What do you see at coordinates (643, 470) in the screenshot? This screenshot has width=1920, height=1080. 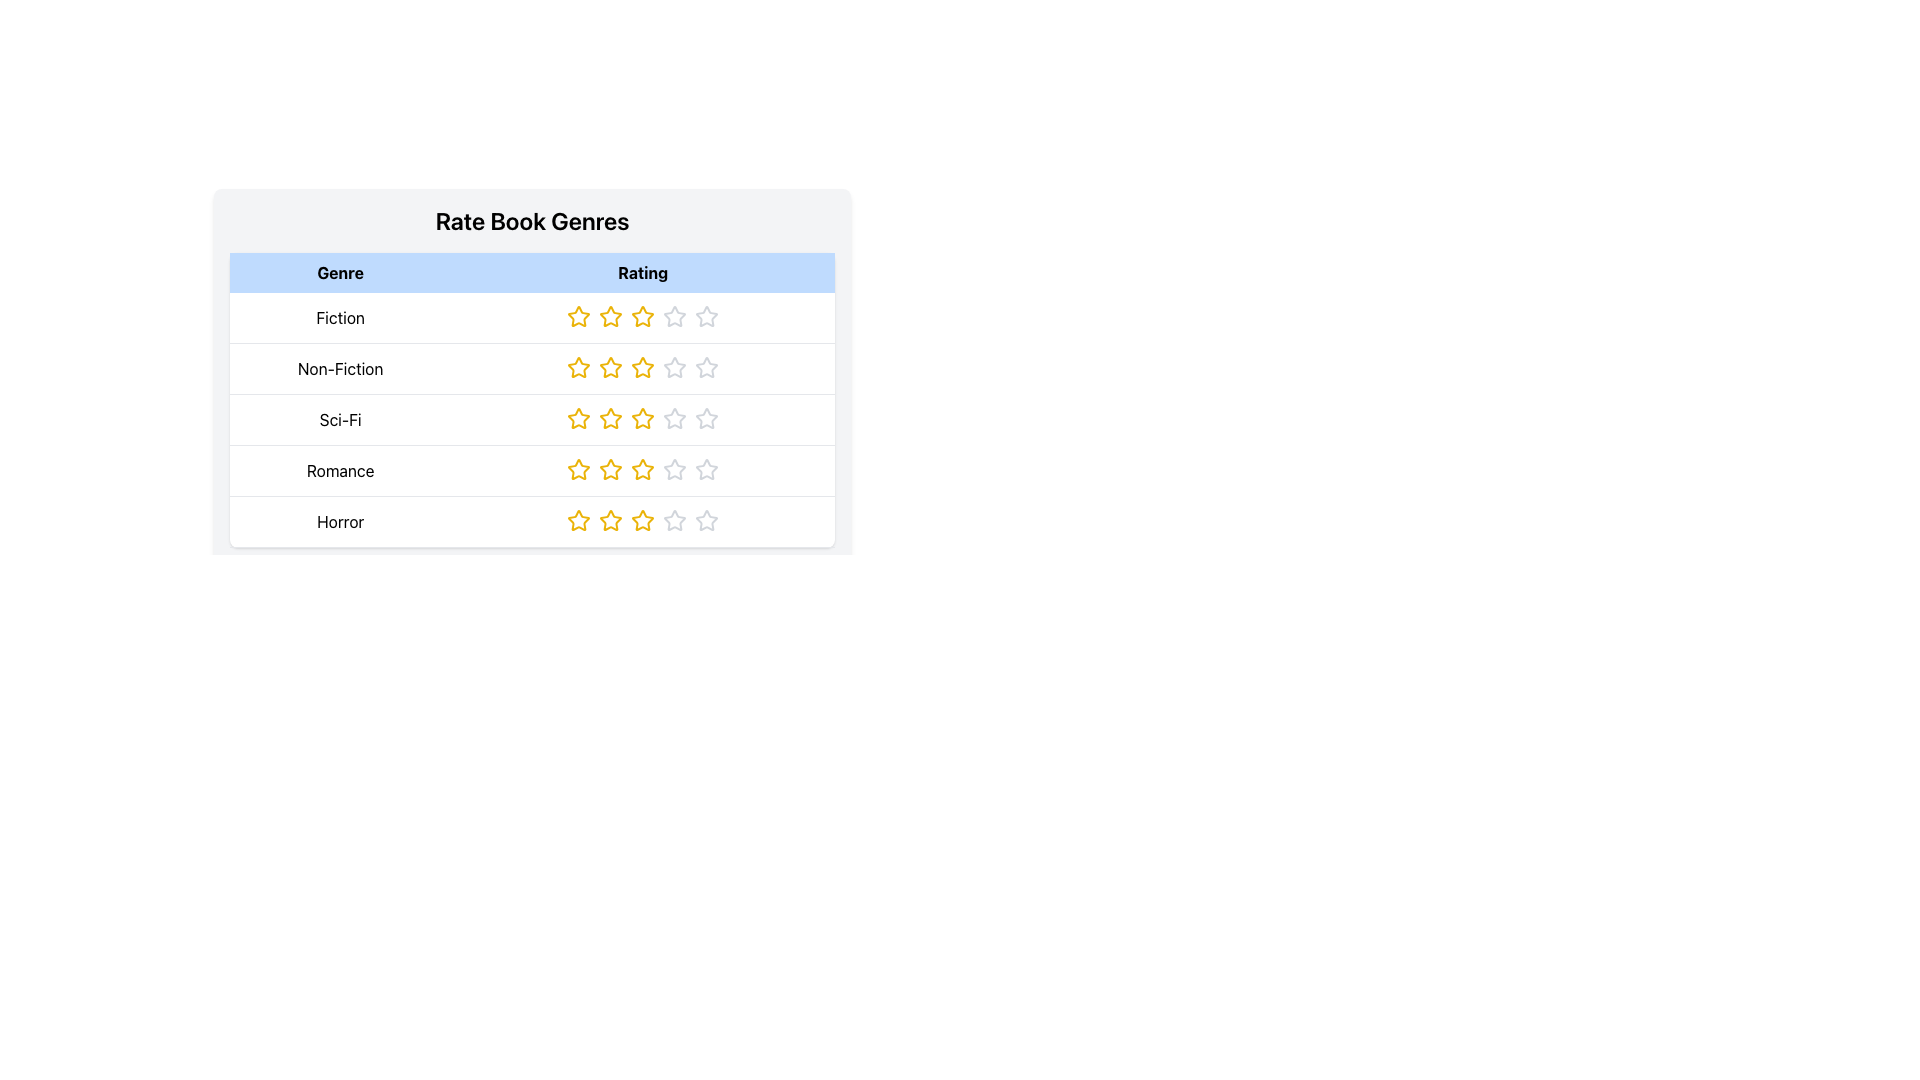 I see `the fourth yellow Rating Star icon located in the 'Rating' column of the 'Romance' row` at bounding box center [643, 470].